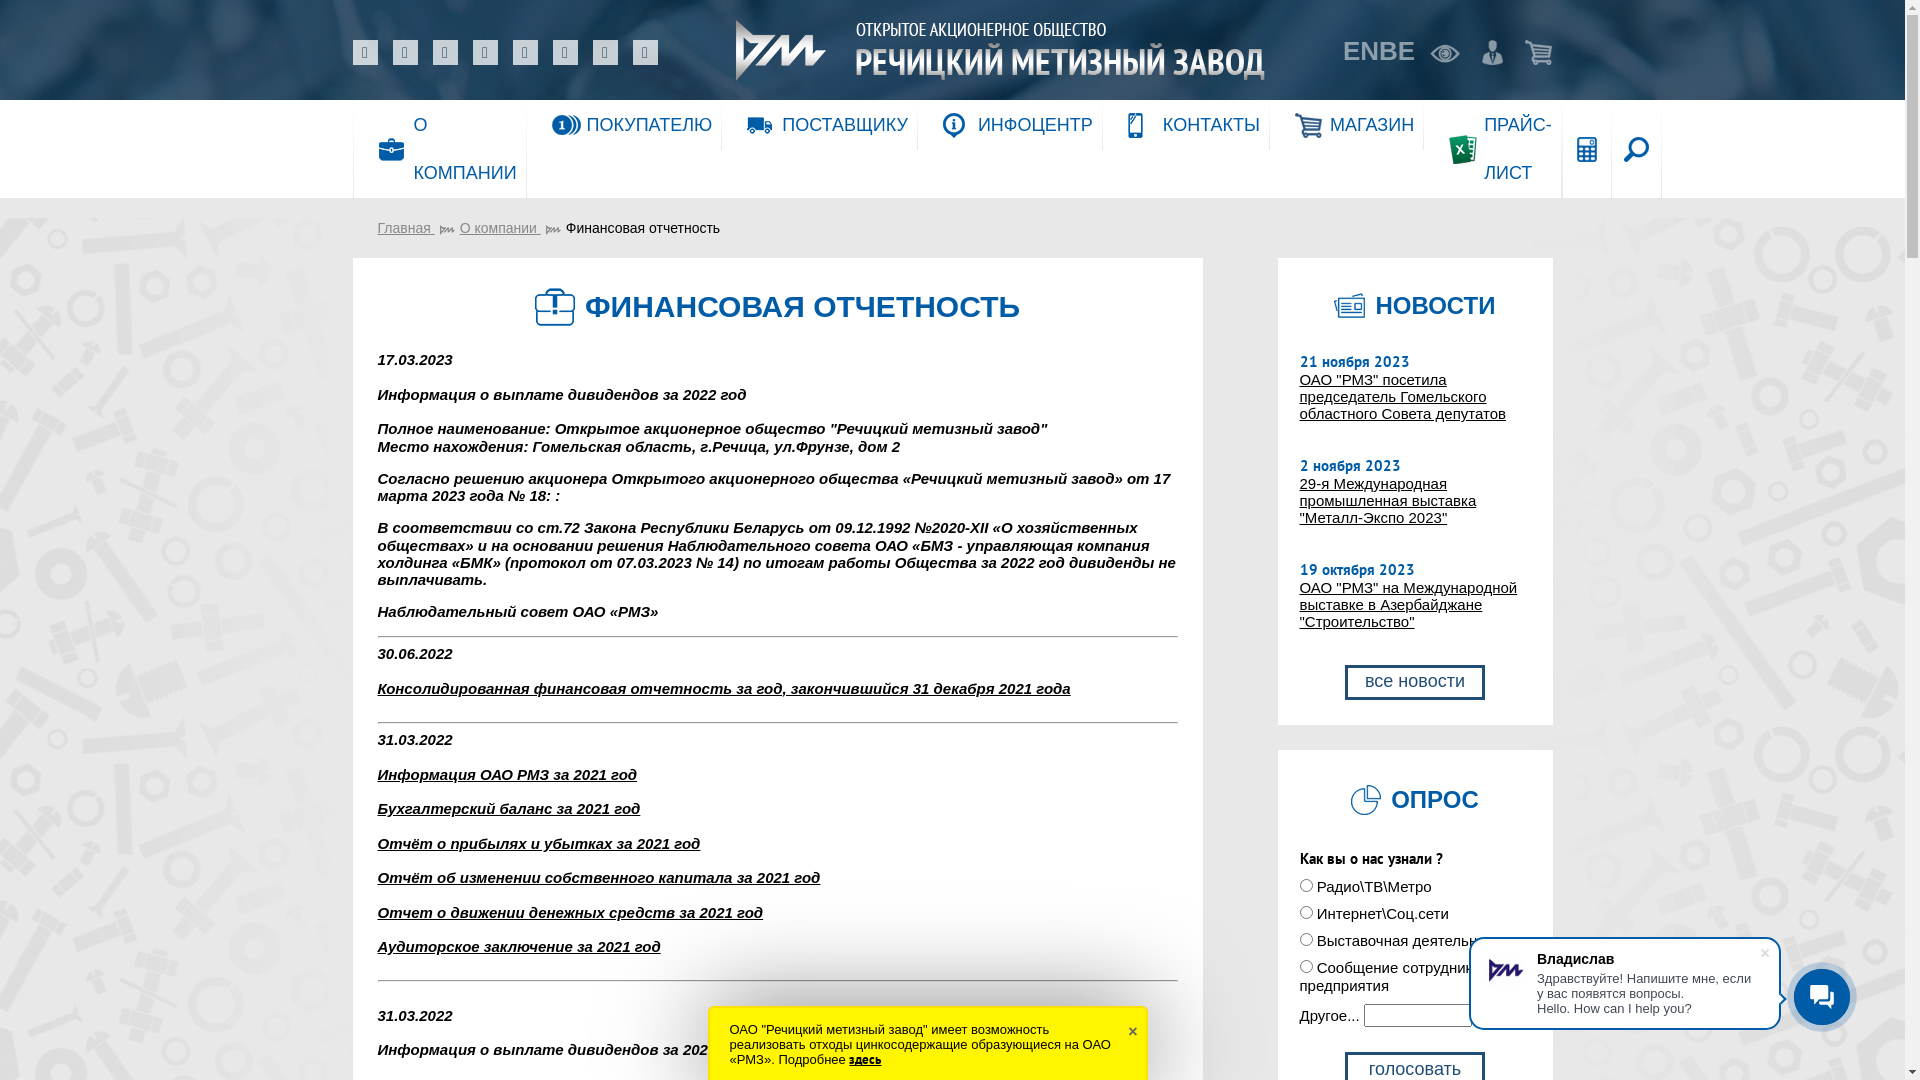 The image size is (1920, 1080). I want to click on 'Odnoklassniki', so click(443, 51).